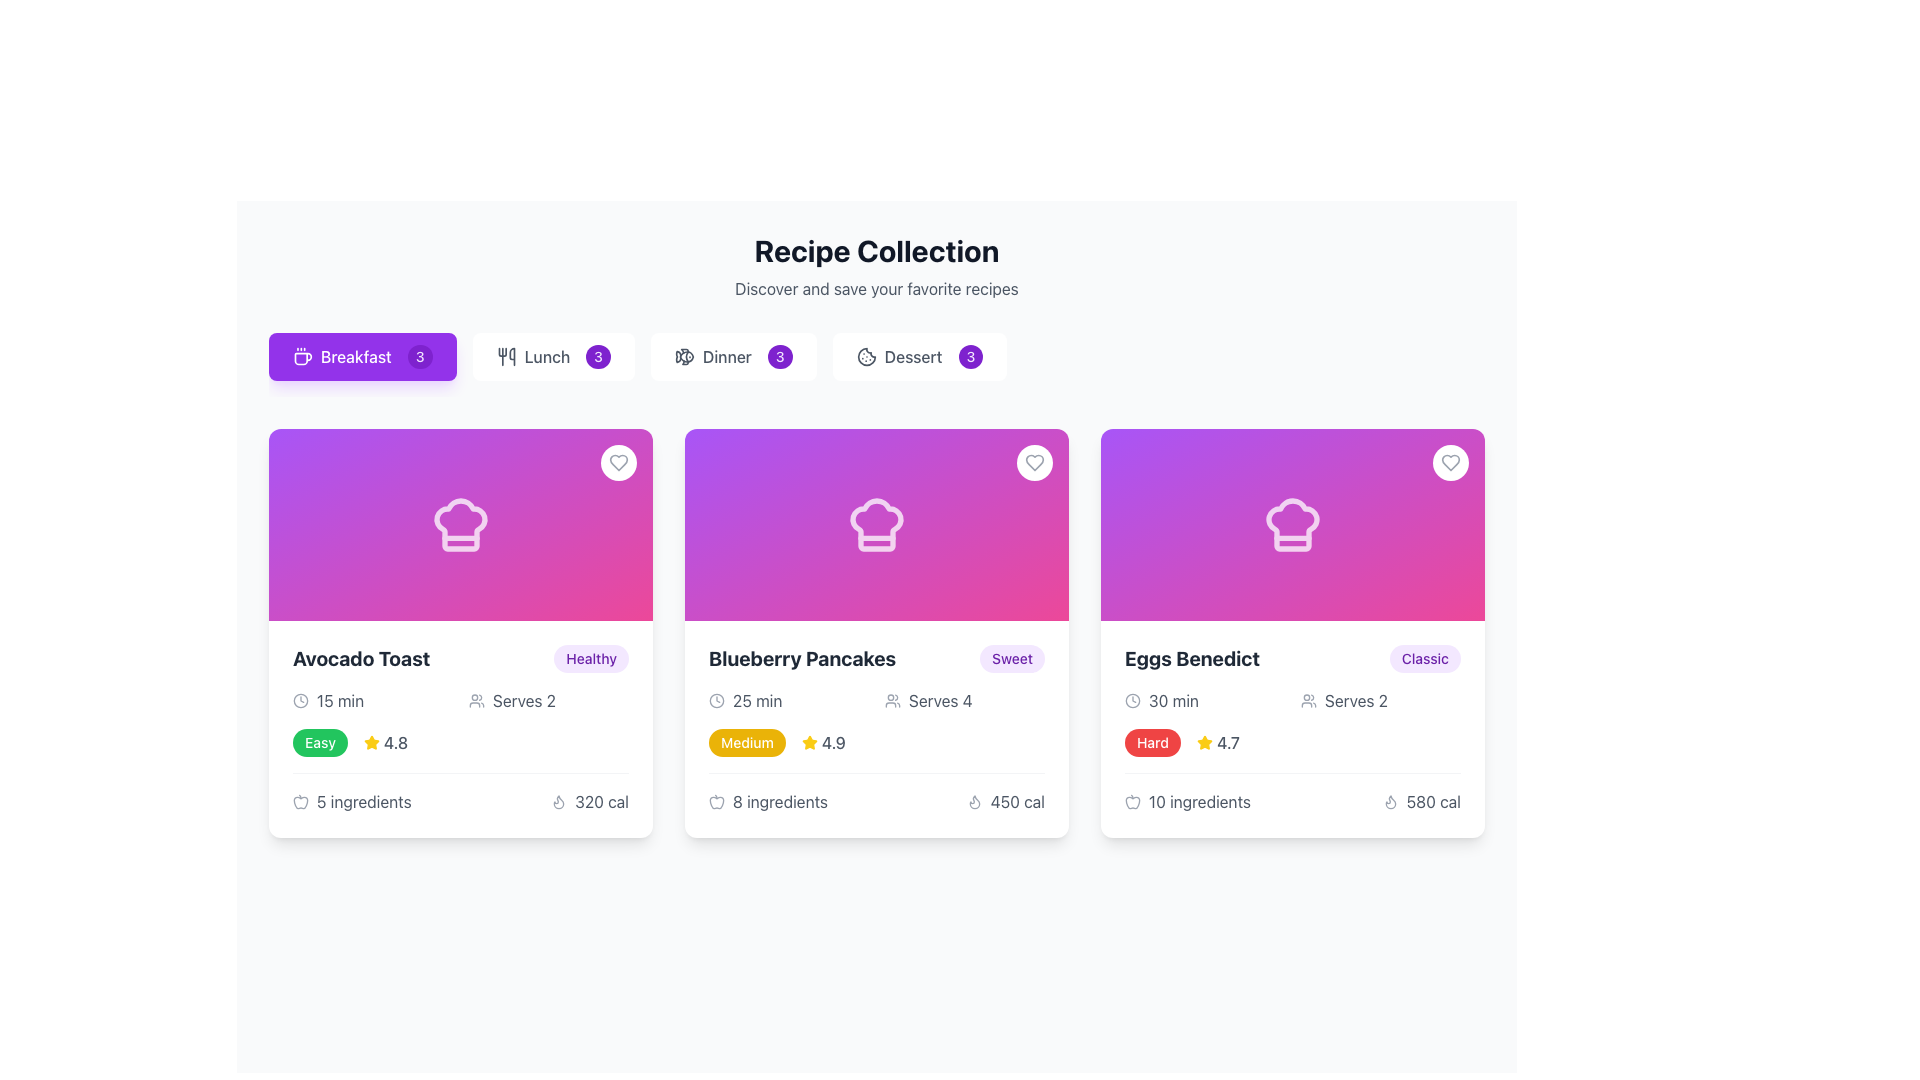  What do you see at coordinates (590, 659) in the screenshot?
I see `the category label for 'Avocado Toast'` at bounding box center [590, 659].